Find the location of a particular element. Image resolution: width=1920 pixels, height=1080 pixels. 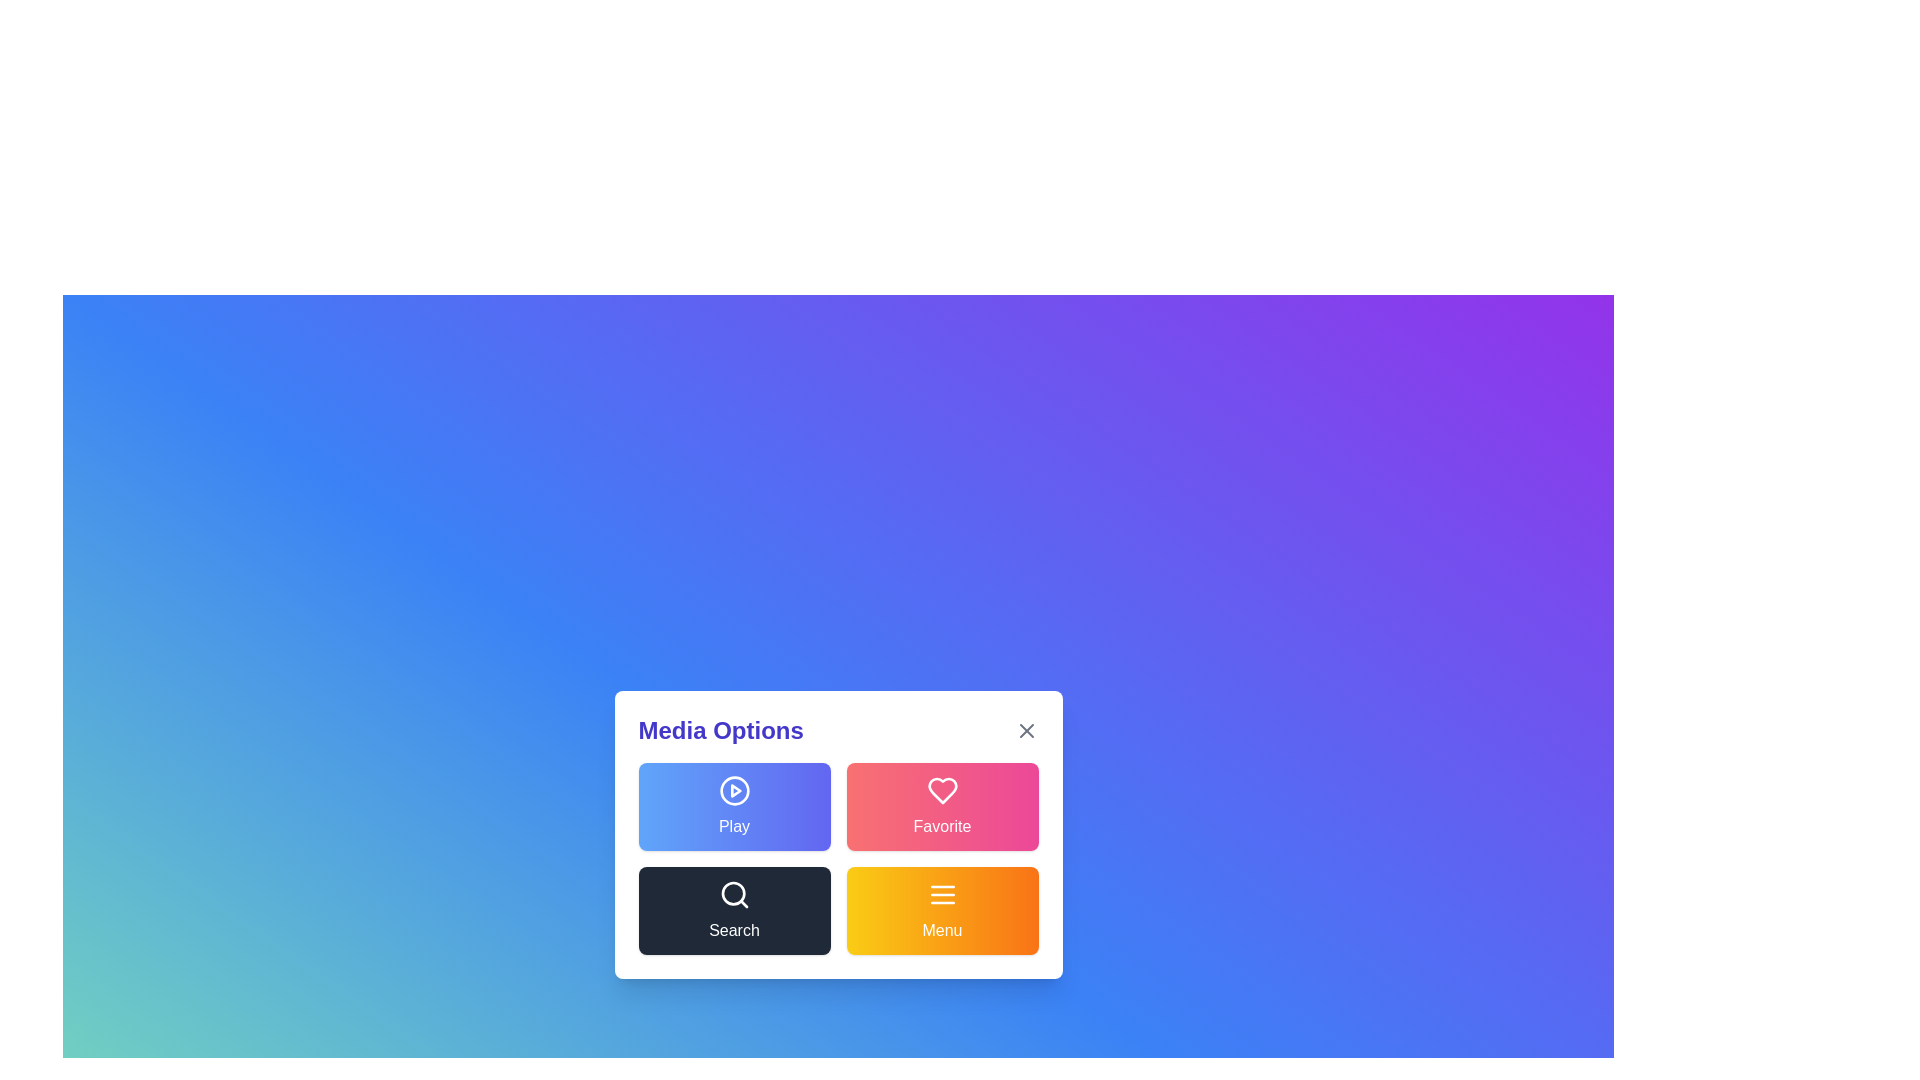

the menu icon represented by an SVG graphic with three horizontal lines, styled with a gradient orange background is located at coordinates (941, 893).